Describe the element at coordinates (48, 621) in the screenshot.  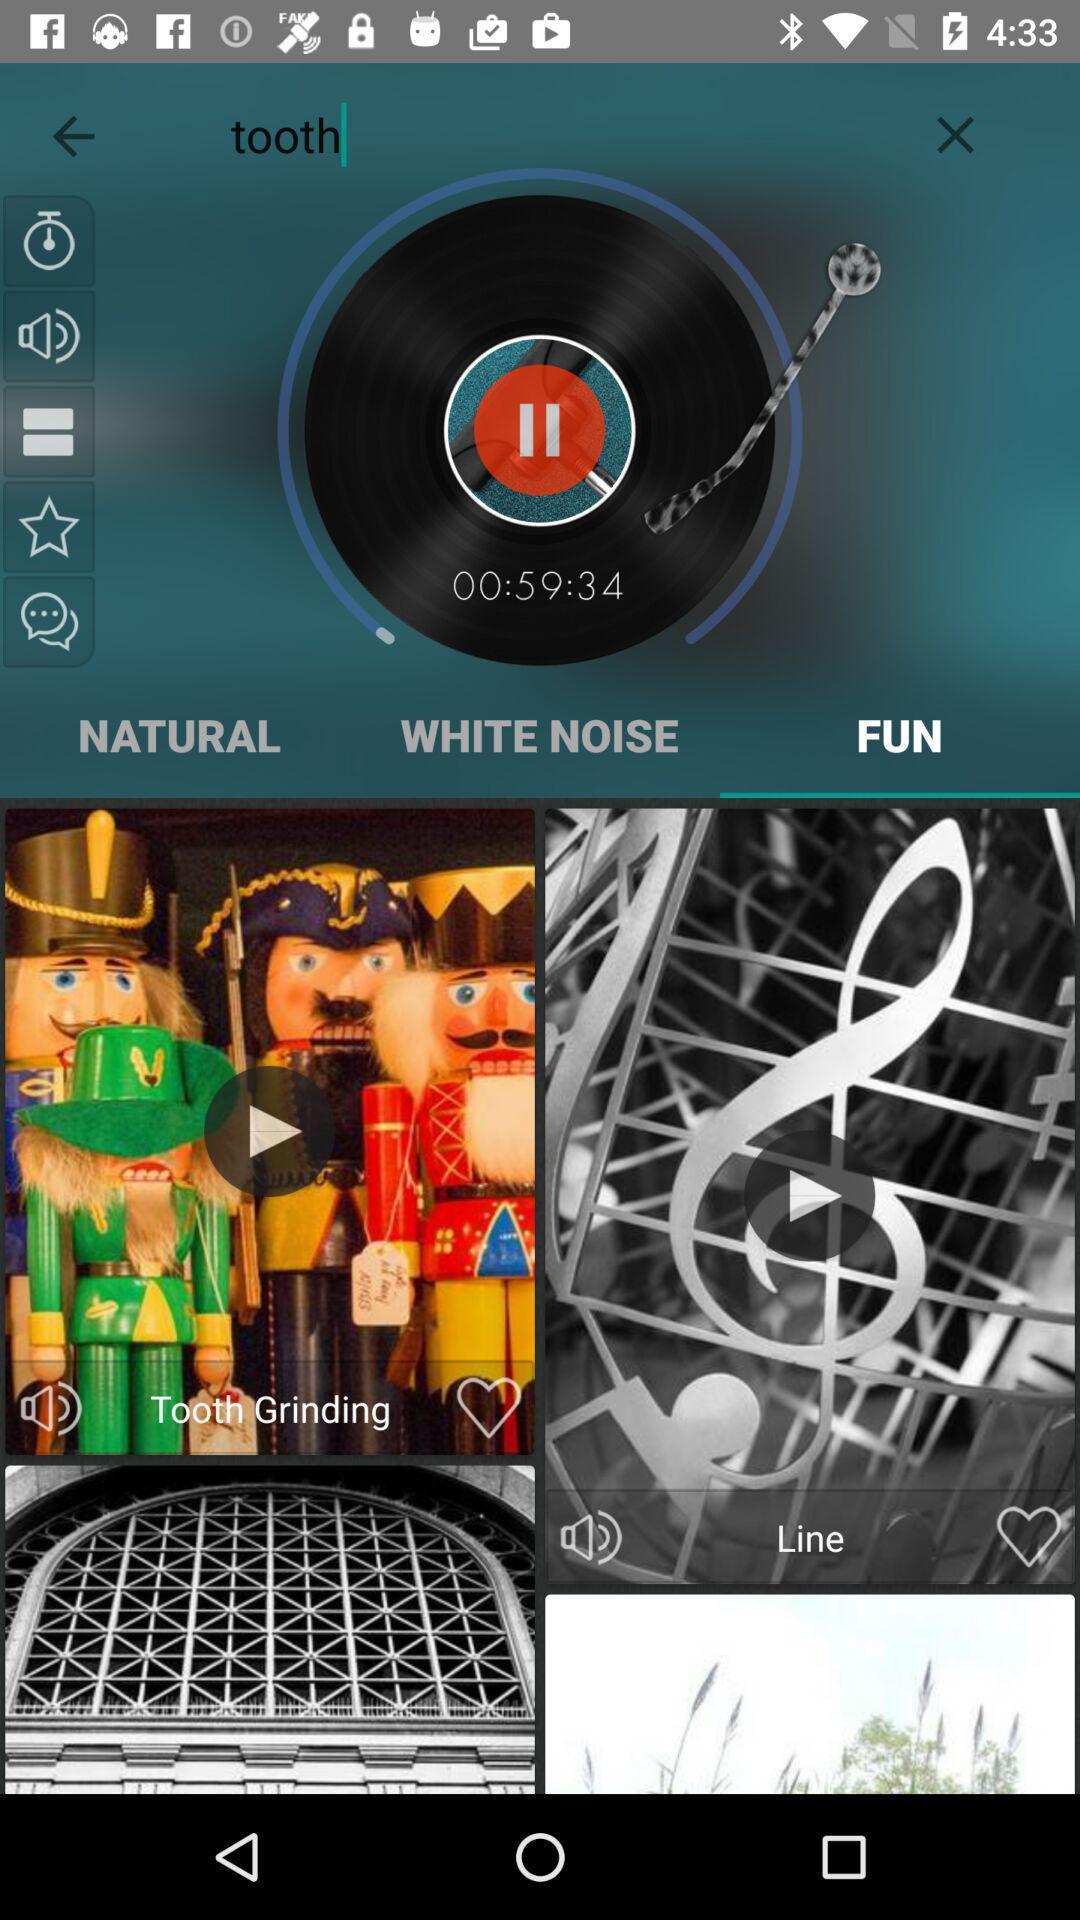
I see `share this sound` at that location.